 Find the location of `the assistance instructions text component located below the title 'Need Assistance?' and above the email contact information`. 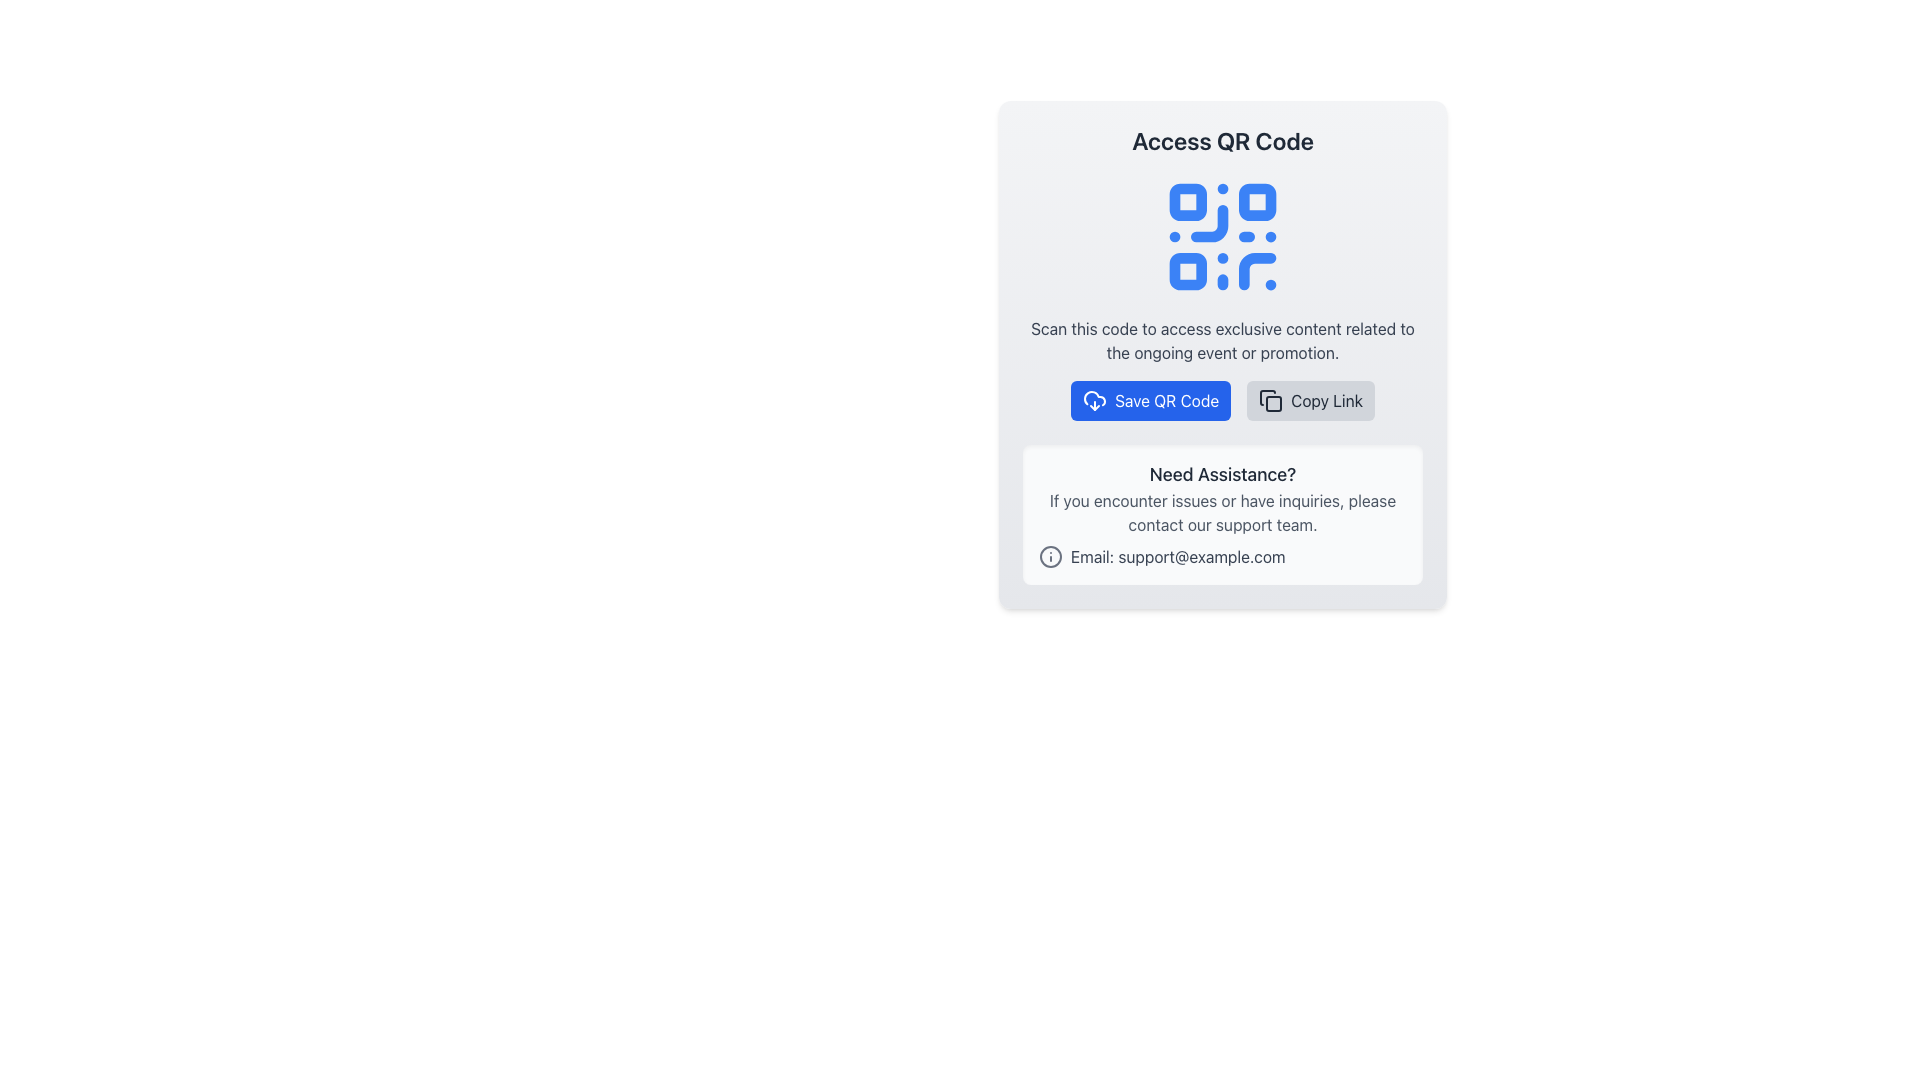

the assistance instructions text component located below the title 'Need Assistance?' and above the email contact information is located at coordinates (1222, 512).